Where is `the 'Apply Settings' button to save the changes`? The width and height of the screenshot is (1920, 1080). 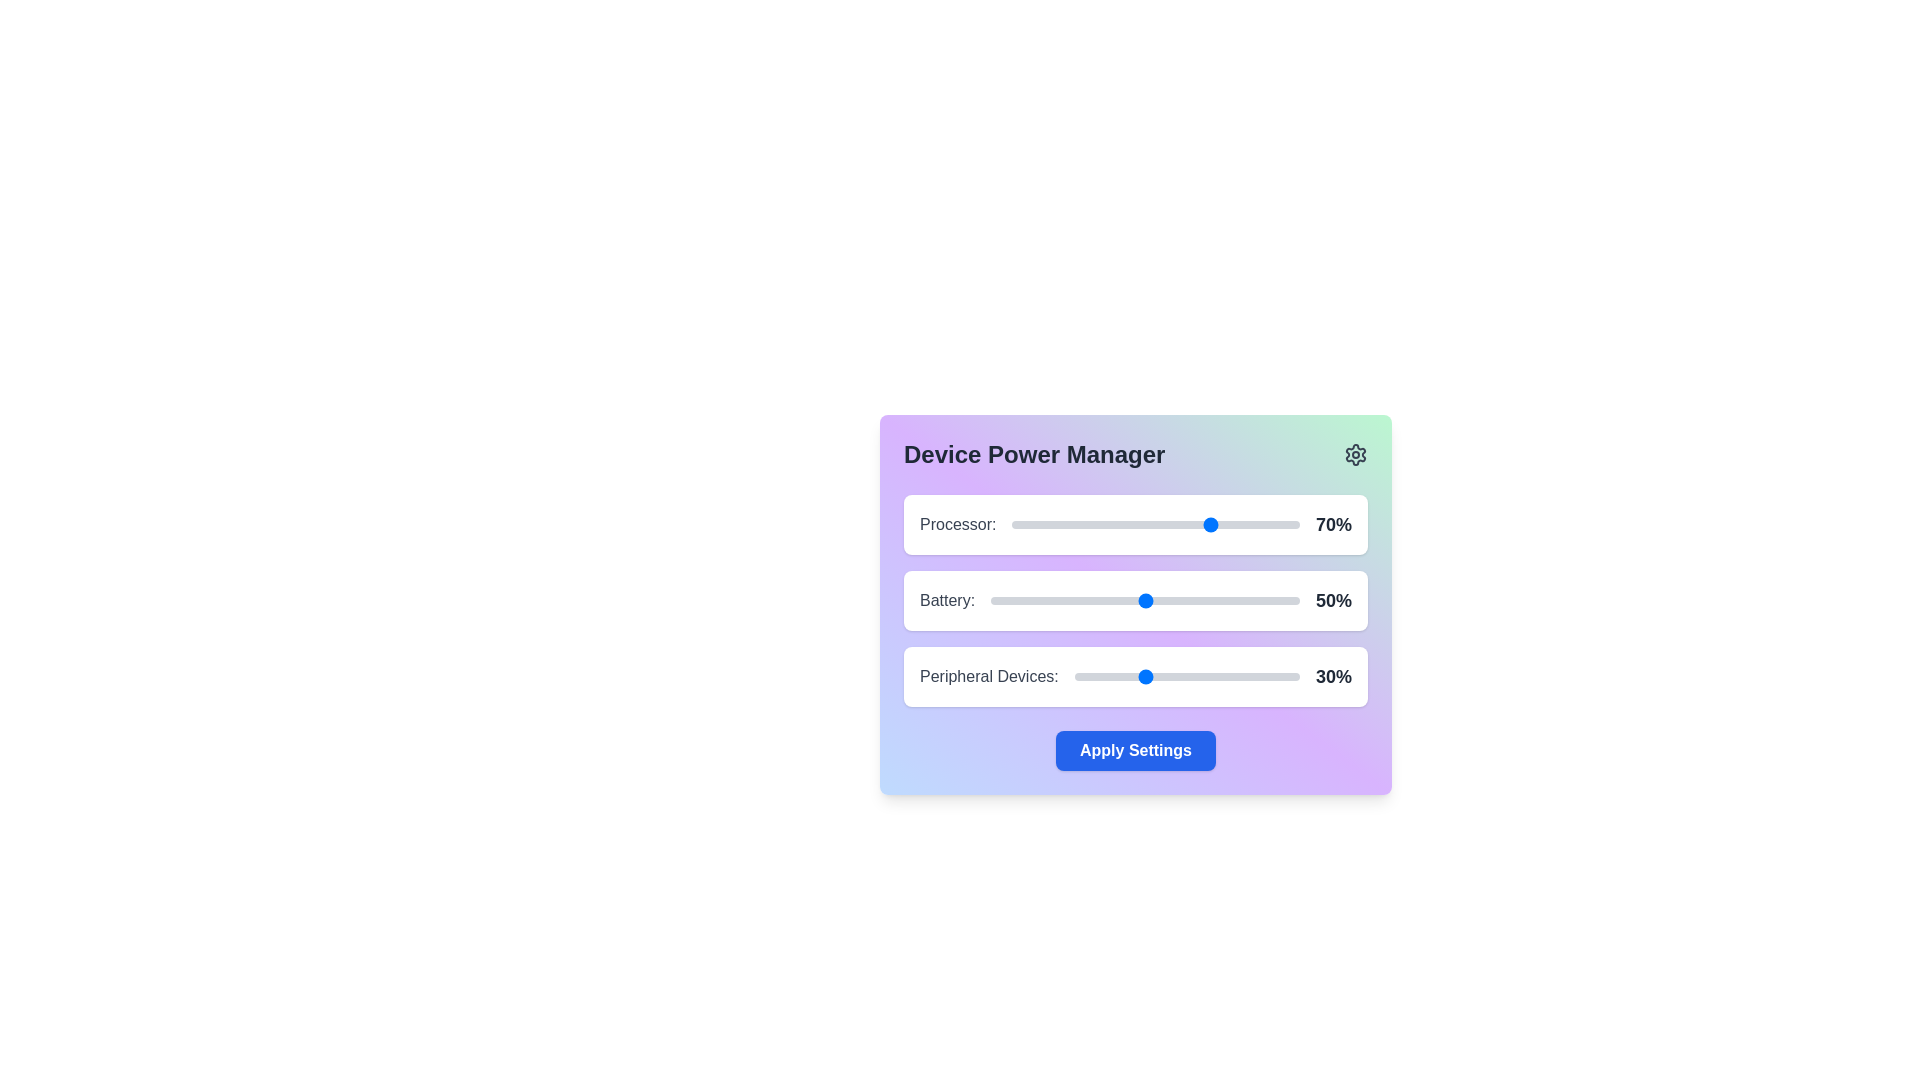
the 'Apply Settings' button to save the changes is located at coordinates (1136, 751).